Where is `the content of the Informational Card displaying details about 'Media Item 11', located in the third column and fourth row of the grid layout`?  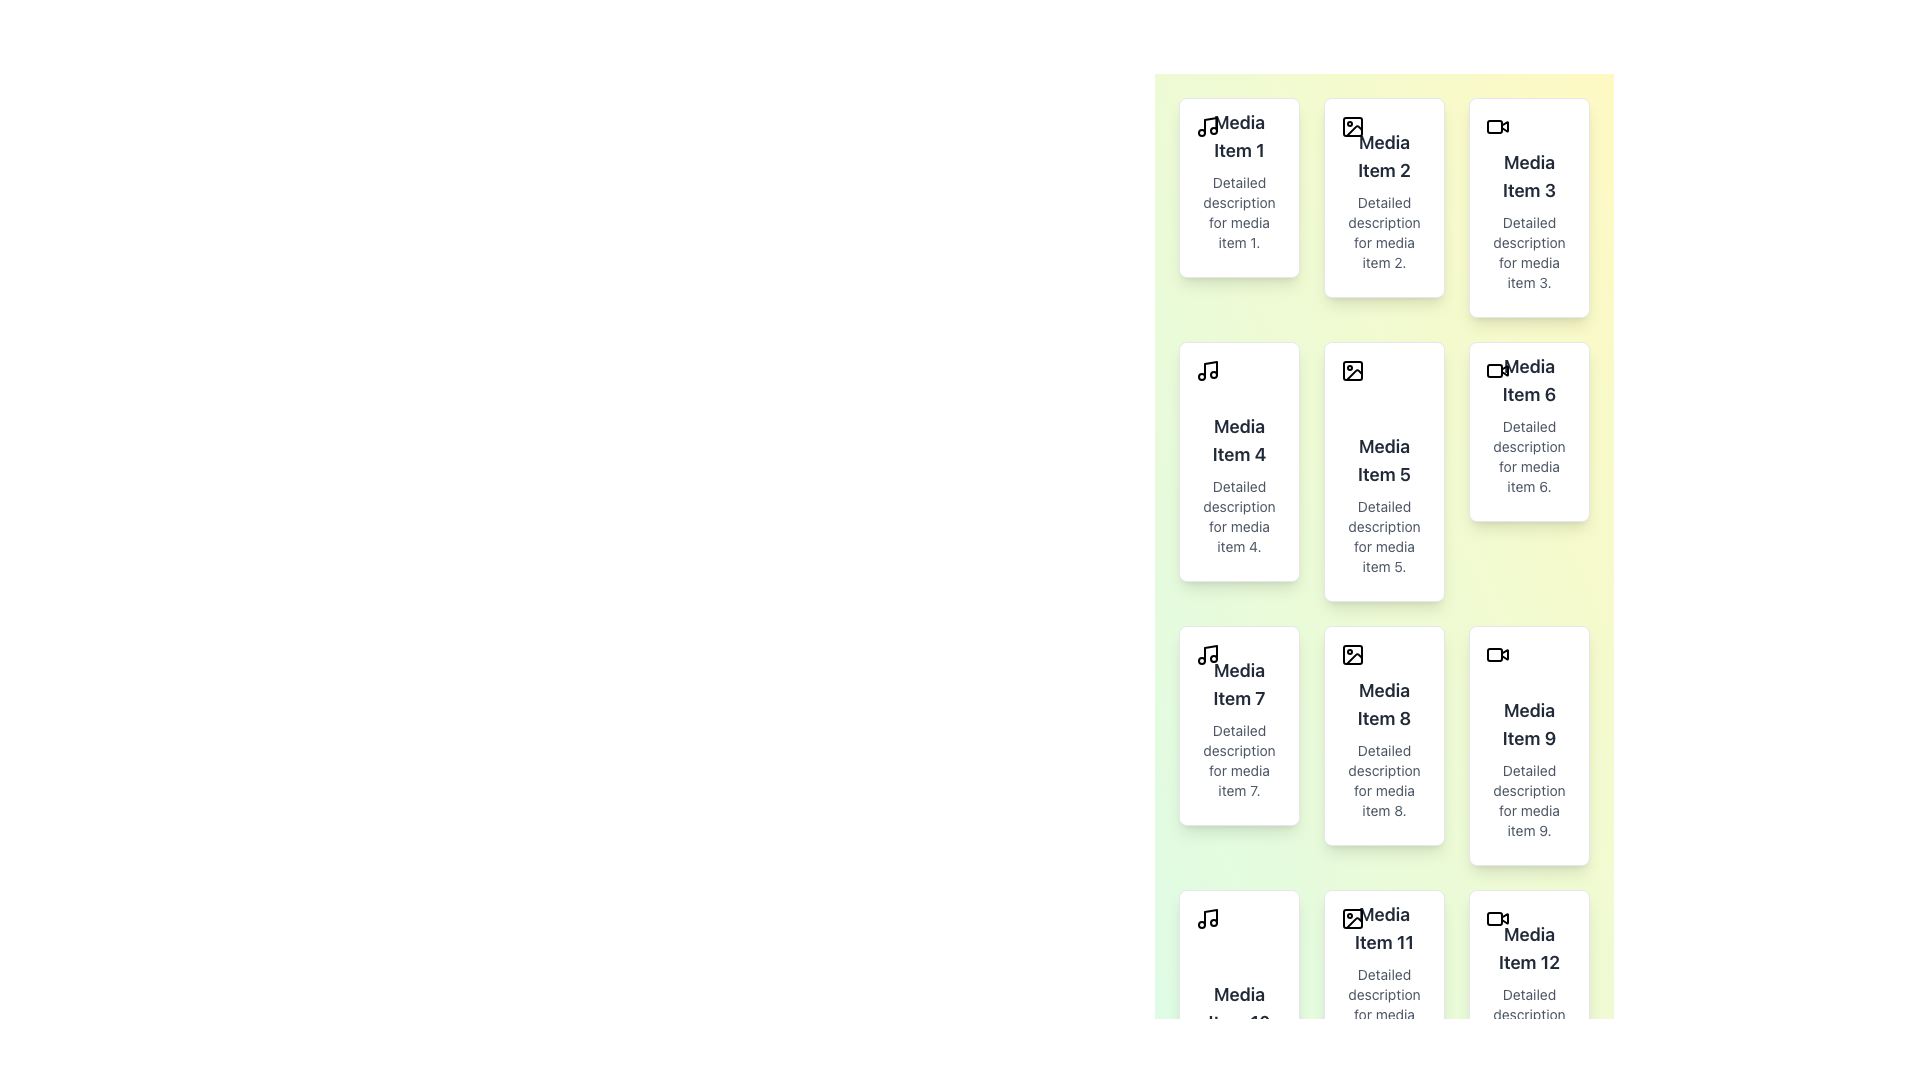
the content of the Informational Card displaying details about 'Media Item 11', located in the third column and fourth row of the grid layout is located at coordinates (1383, 978).